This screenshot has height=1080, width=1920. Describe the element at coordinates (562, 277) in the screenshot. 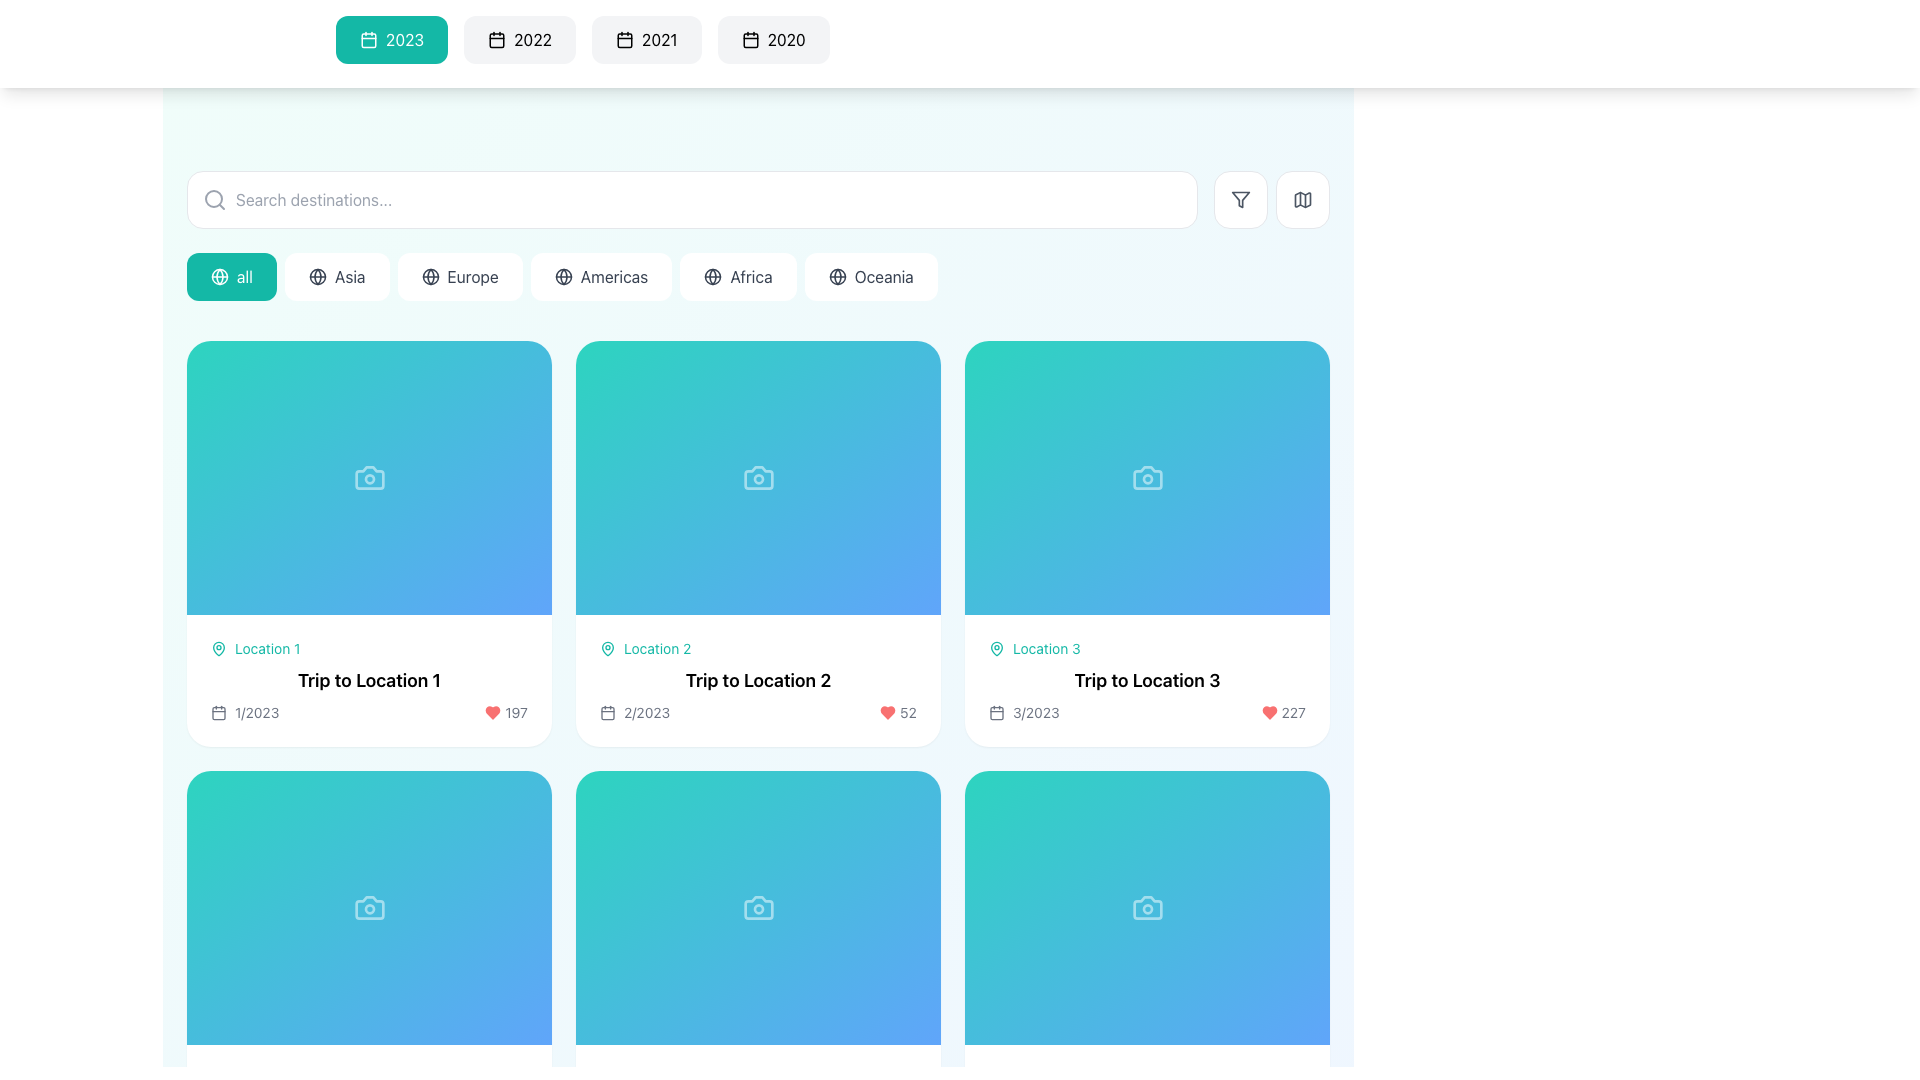

I see `the geographical-themed icon located near the left edge of the 'Americas' button in the navigation menu for potential tooltip or effect` at that location.